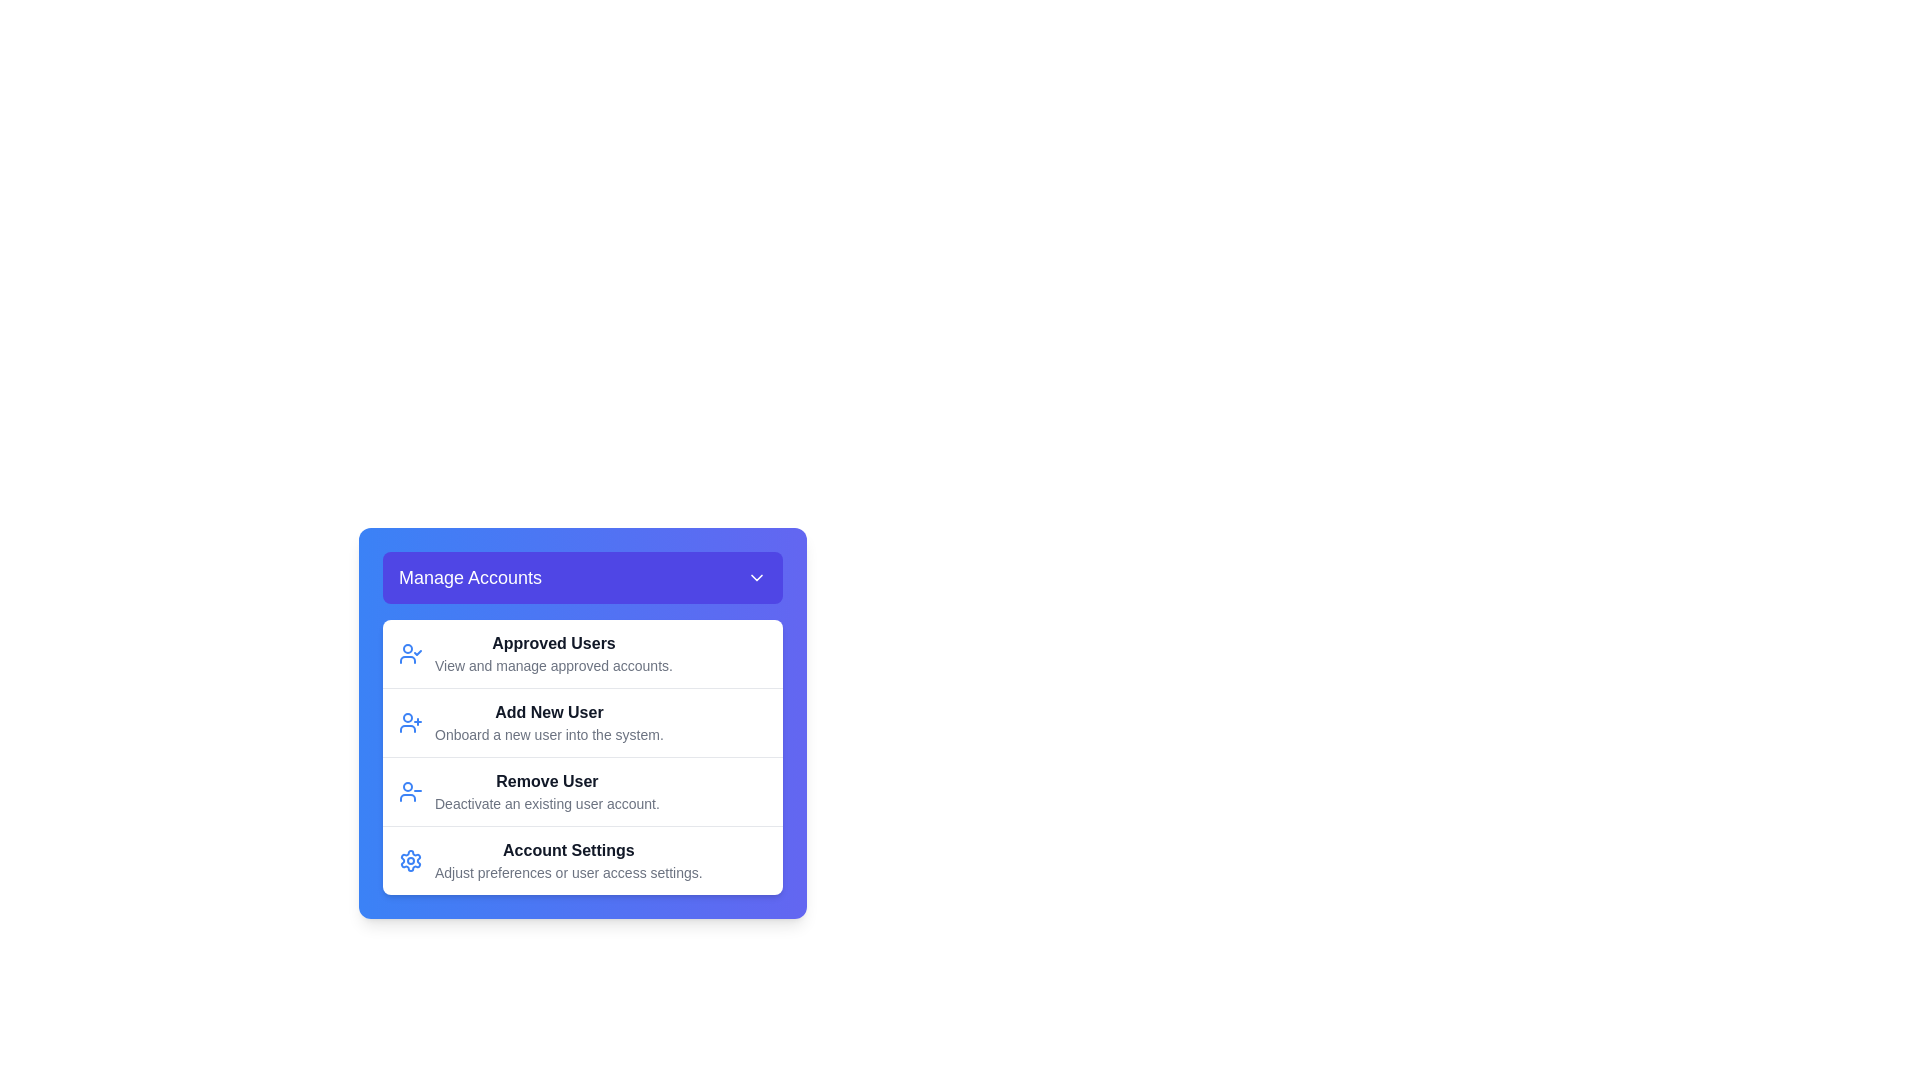 The height and width of the screenshot is (1080, 1920). I want to click on static informational text located below the 'Account Settings' title in the options panel to understand its content, so click(567, 871).